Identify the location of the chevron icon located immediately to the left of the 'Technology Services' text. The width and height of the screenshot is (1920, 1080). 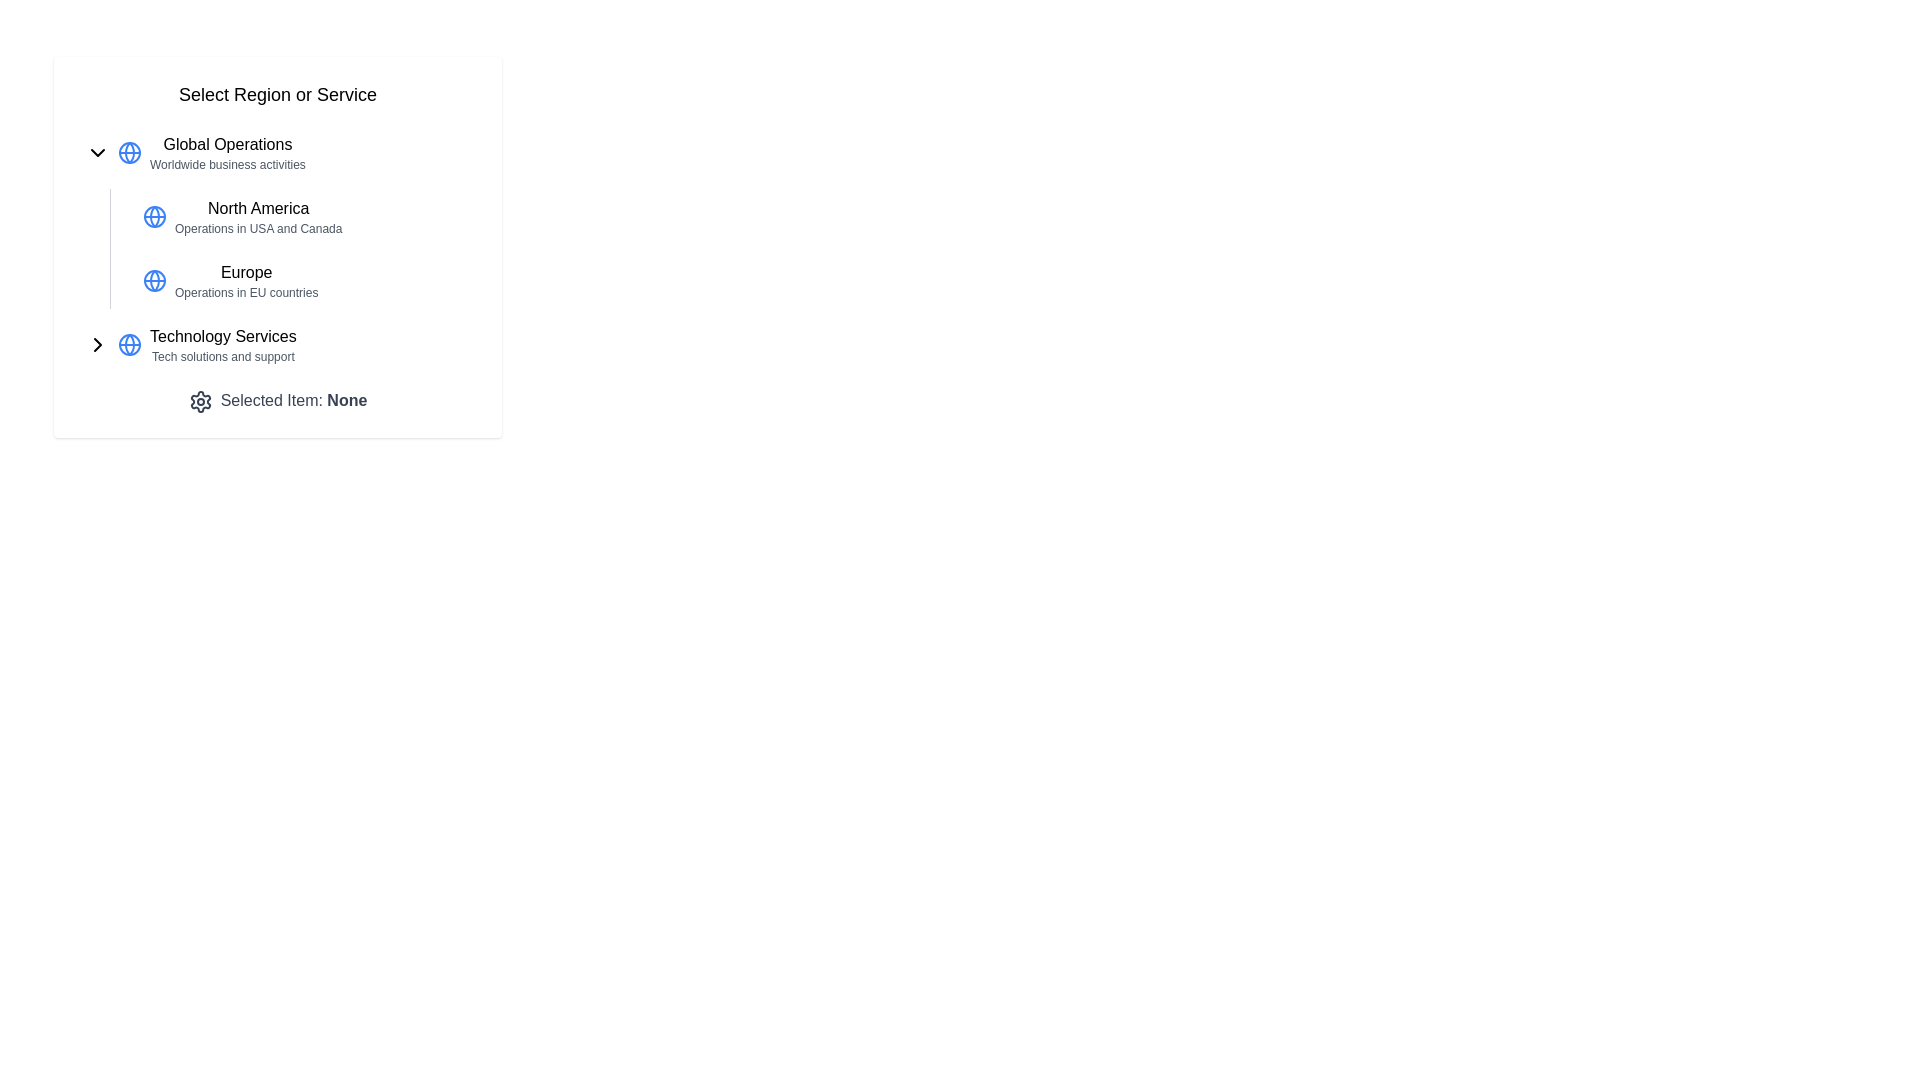
(96, 343).